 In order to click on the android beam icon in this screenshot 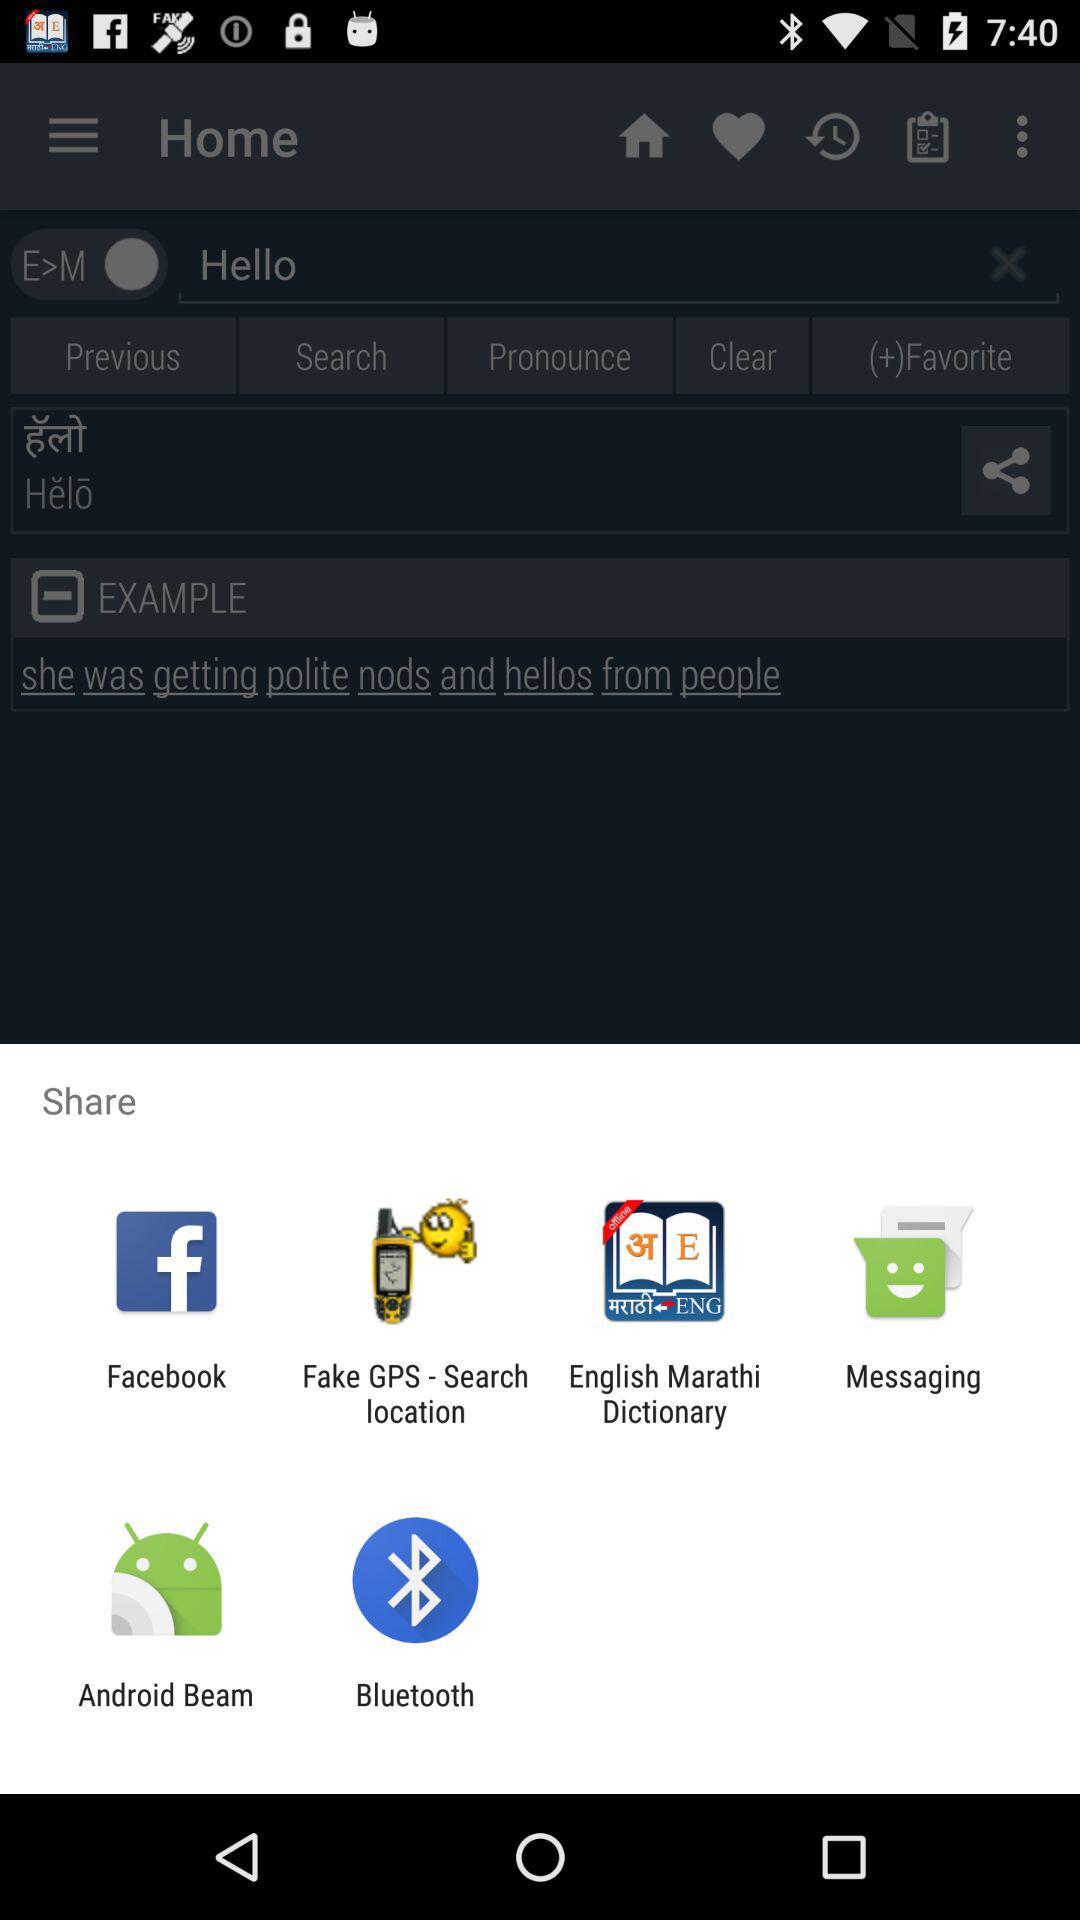, I will do `click(165, 1711)`.